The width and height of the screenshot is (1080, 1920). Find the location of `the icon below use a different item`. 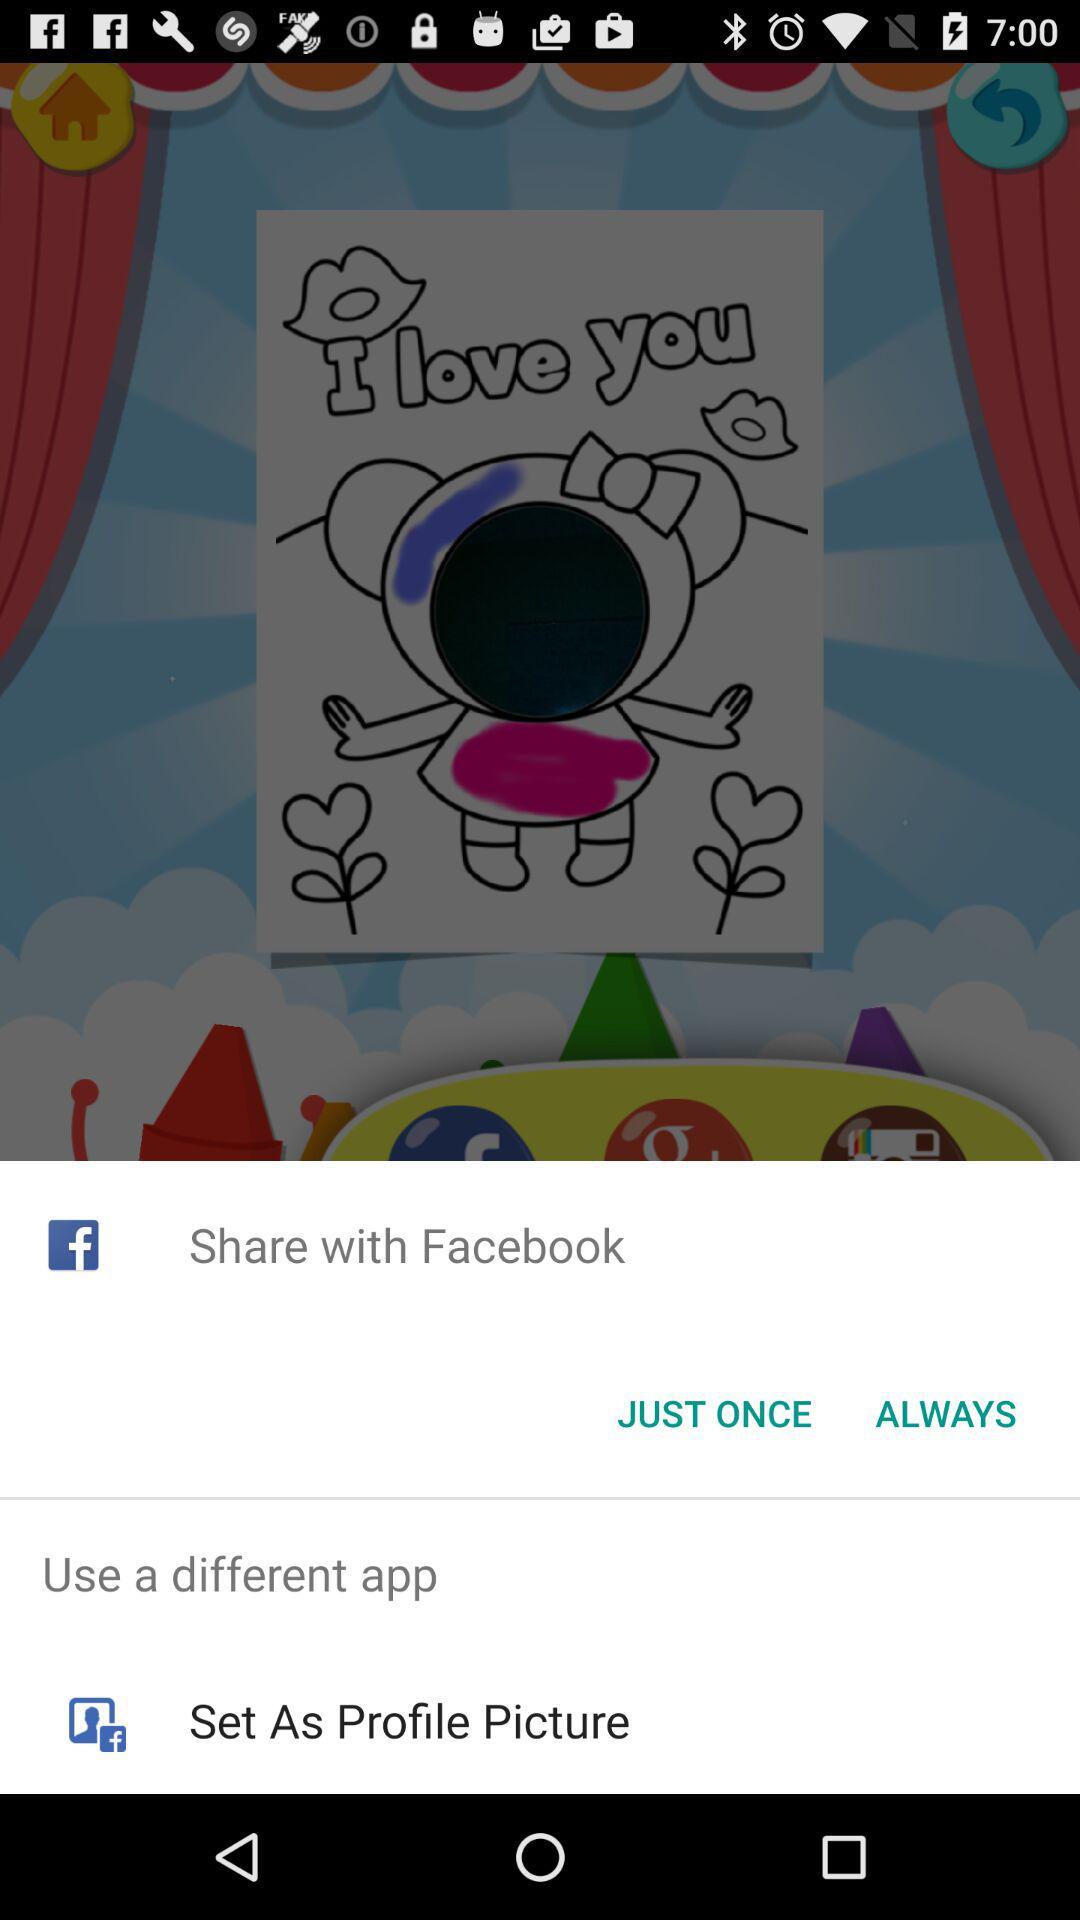

the icon below use a different item is located at coordinates (408, 1719).